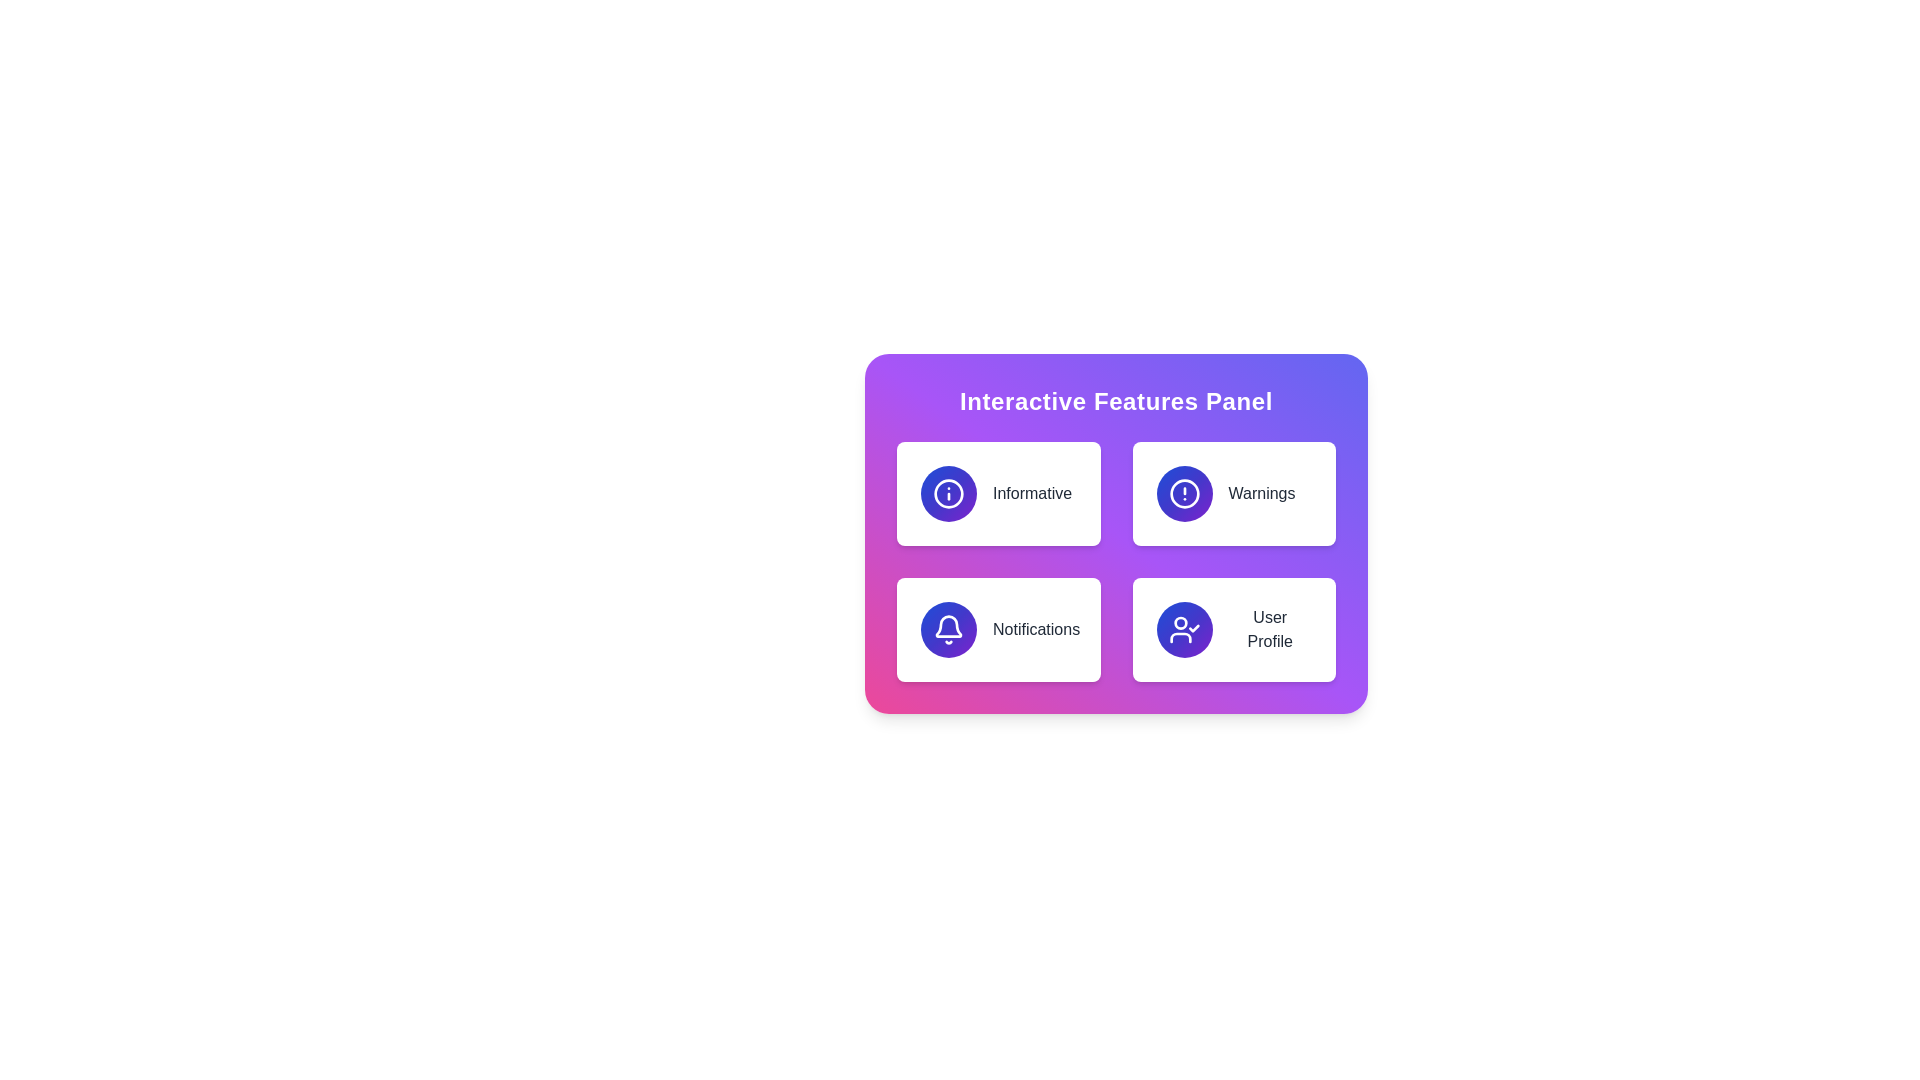  Describe the element at coordinates (948, 493) in the screenshot. I see `the Circle (SVG element) that serves as a decorative part of the 'Informative' icon located in the top-left corner of the 'Interactive Features Panel'` at that location.